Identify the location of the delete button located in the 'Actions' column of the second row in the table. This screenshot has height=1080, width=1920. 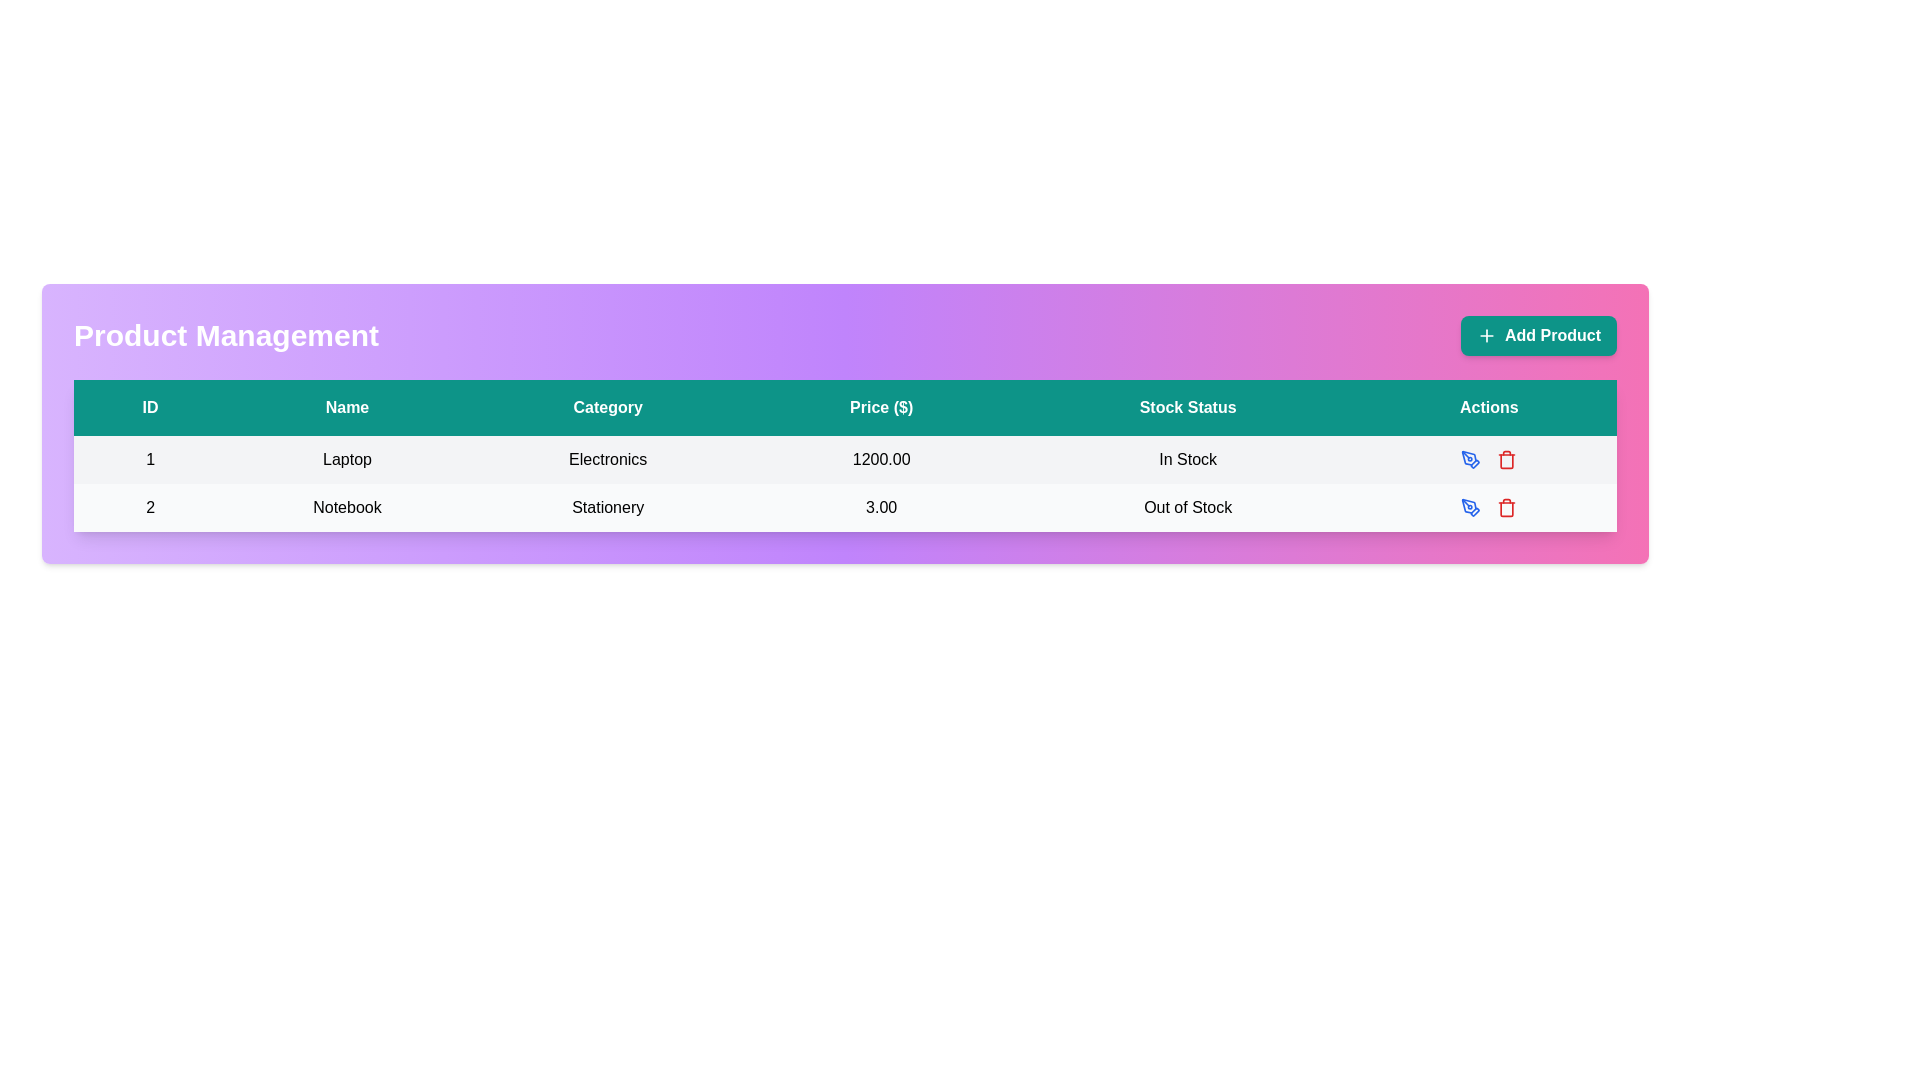
(1507, 459).